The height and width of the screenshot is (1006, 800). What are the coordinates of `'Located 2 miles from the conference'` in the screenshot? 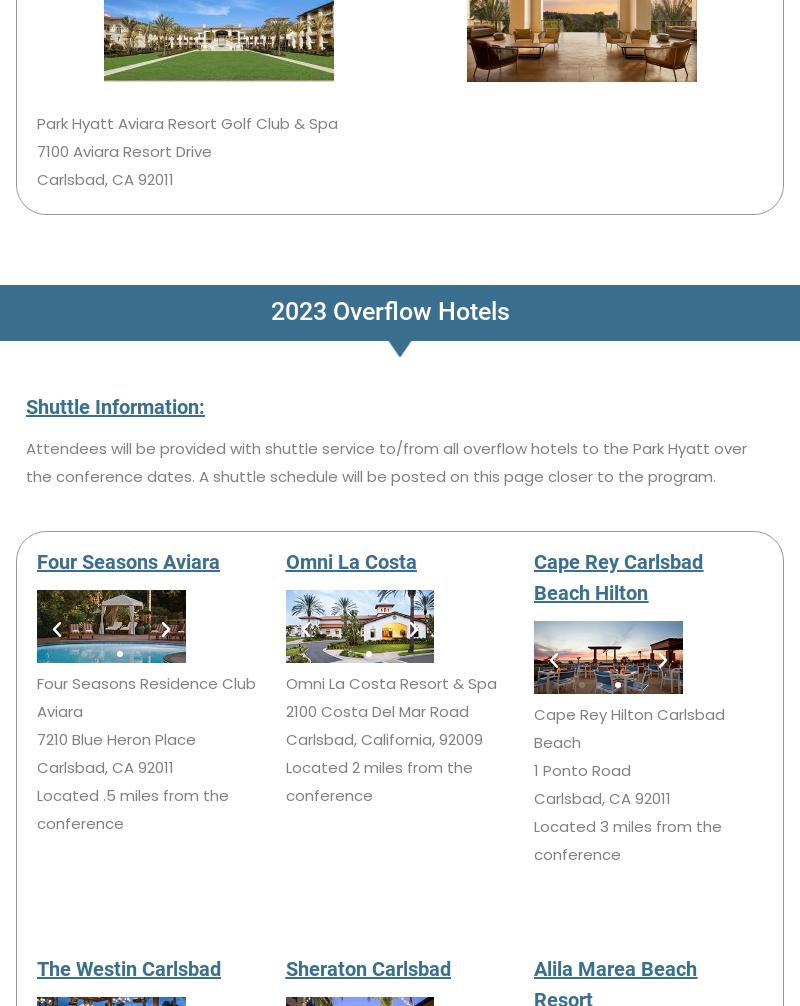 It's located at (285, 780).